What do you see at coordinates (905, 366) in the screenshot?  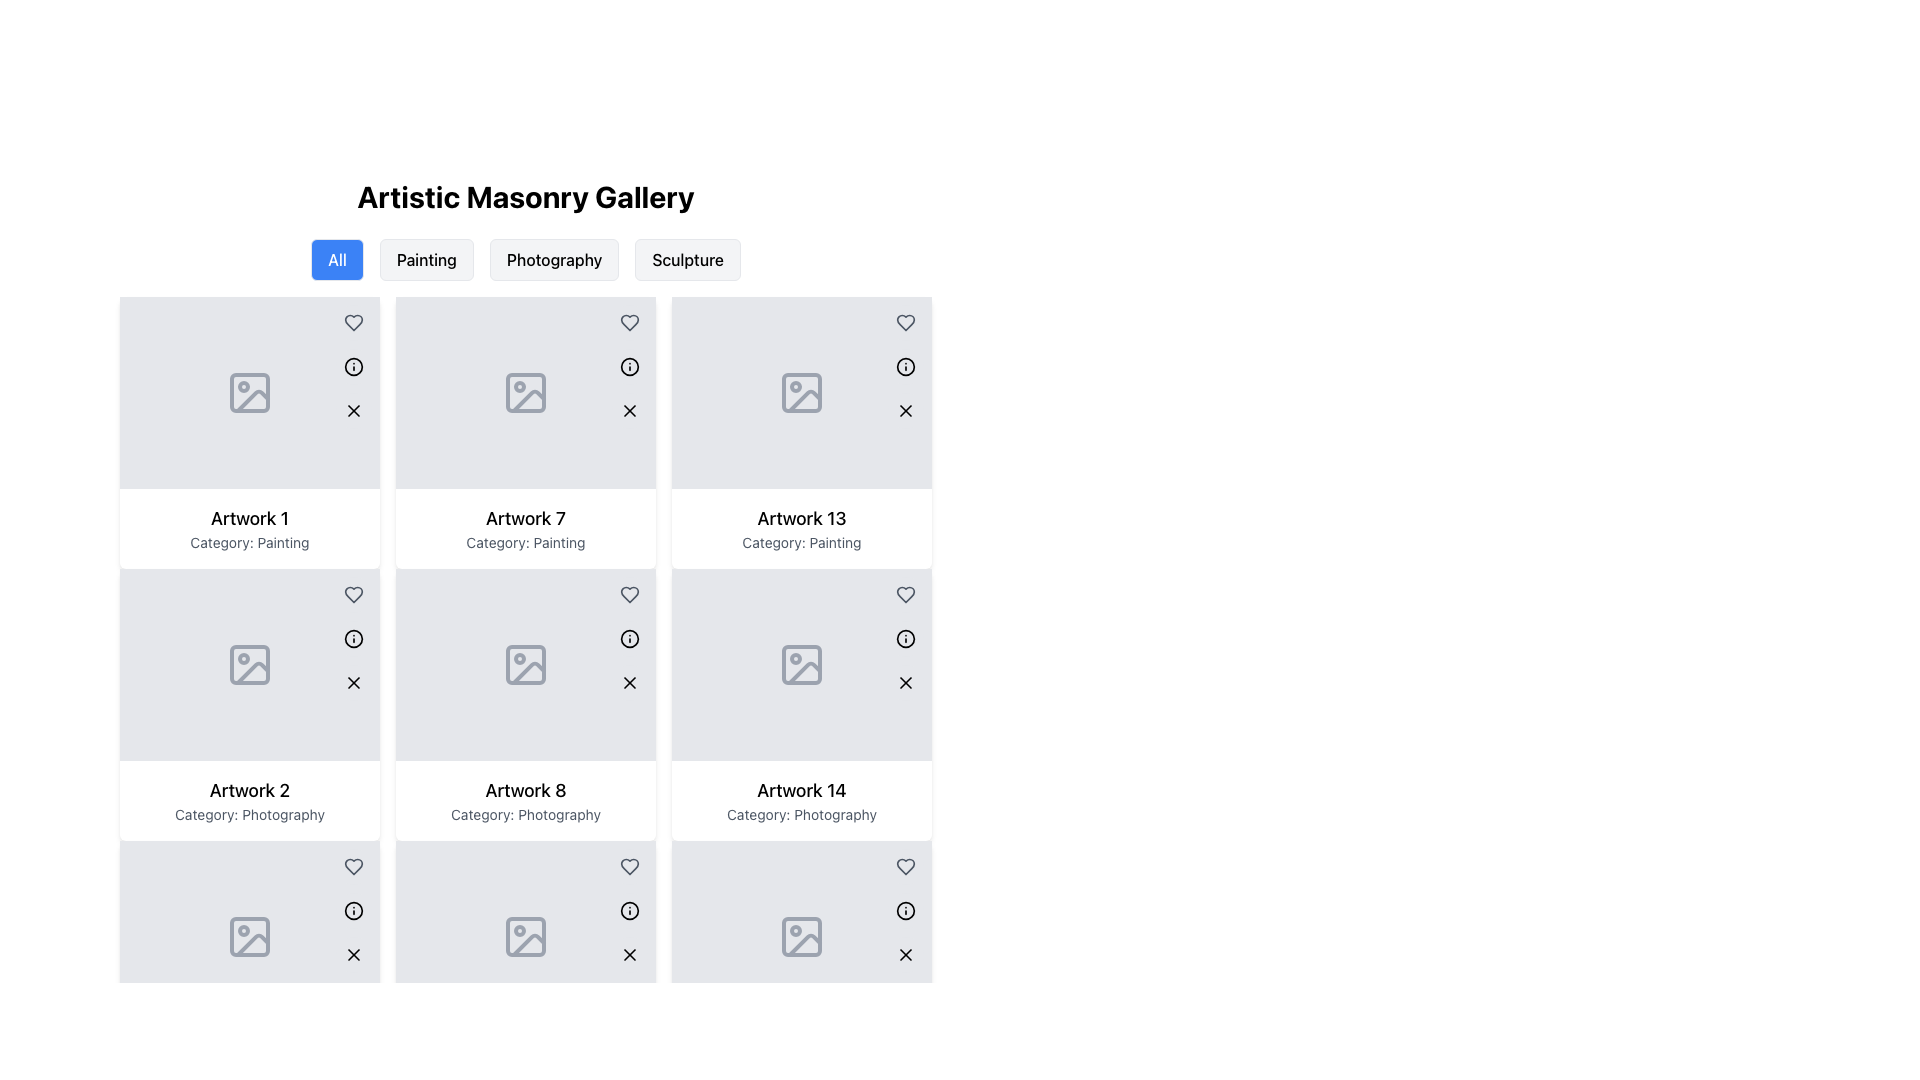 I see `the close button located at the bottom of the vertical group of three interactive buttons in the top-right corner of the card labeled 'Artwork 13'` at bounding box center [905, 366].